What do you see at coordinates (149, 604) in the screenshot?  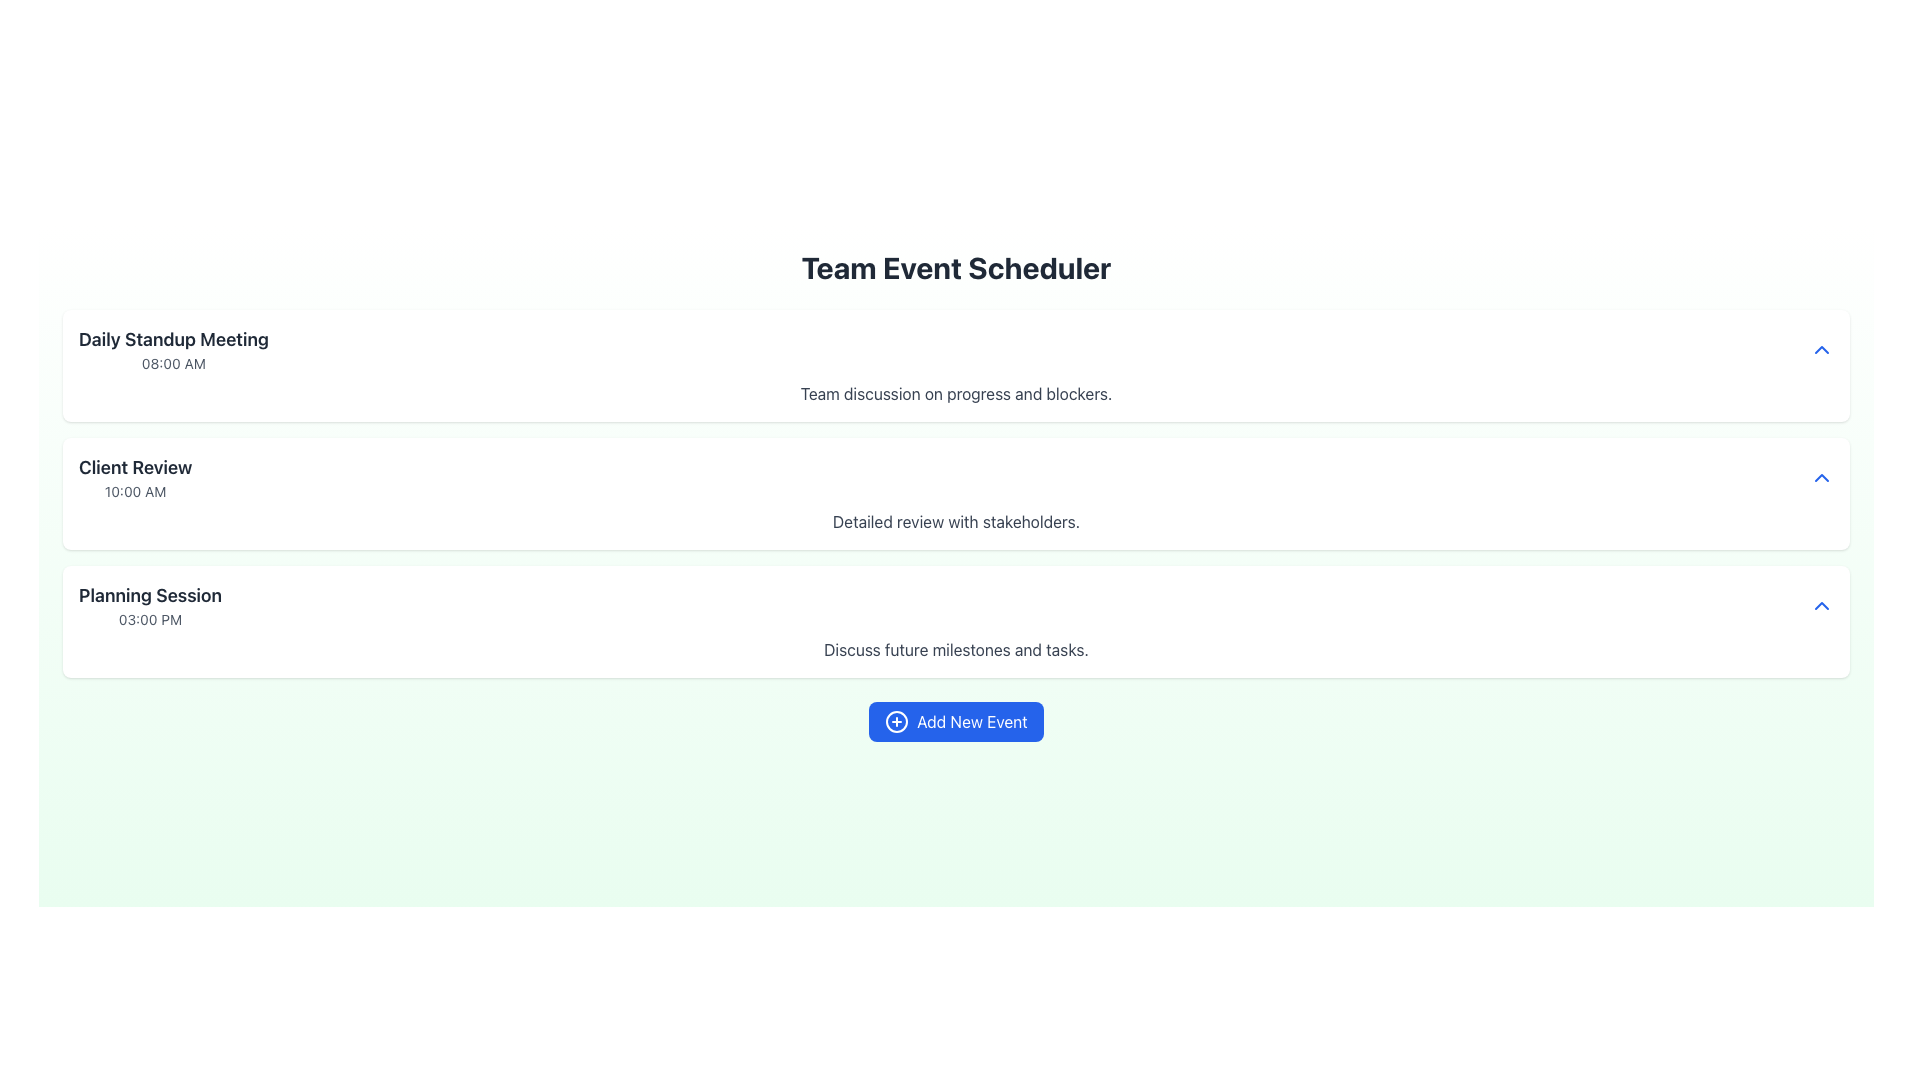 I see `the text label that represents the scheduled event, which is the third entry in a vertically stacked list, positioned below 'Client Review' and above the 'Add New Event' button` at bounding box center [149, 604].